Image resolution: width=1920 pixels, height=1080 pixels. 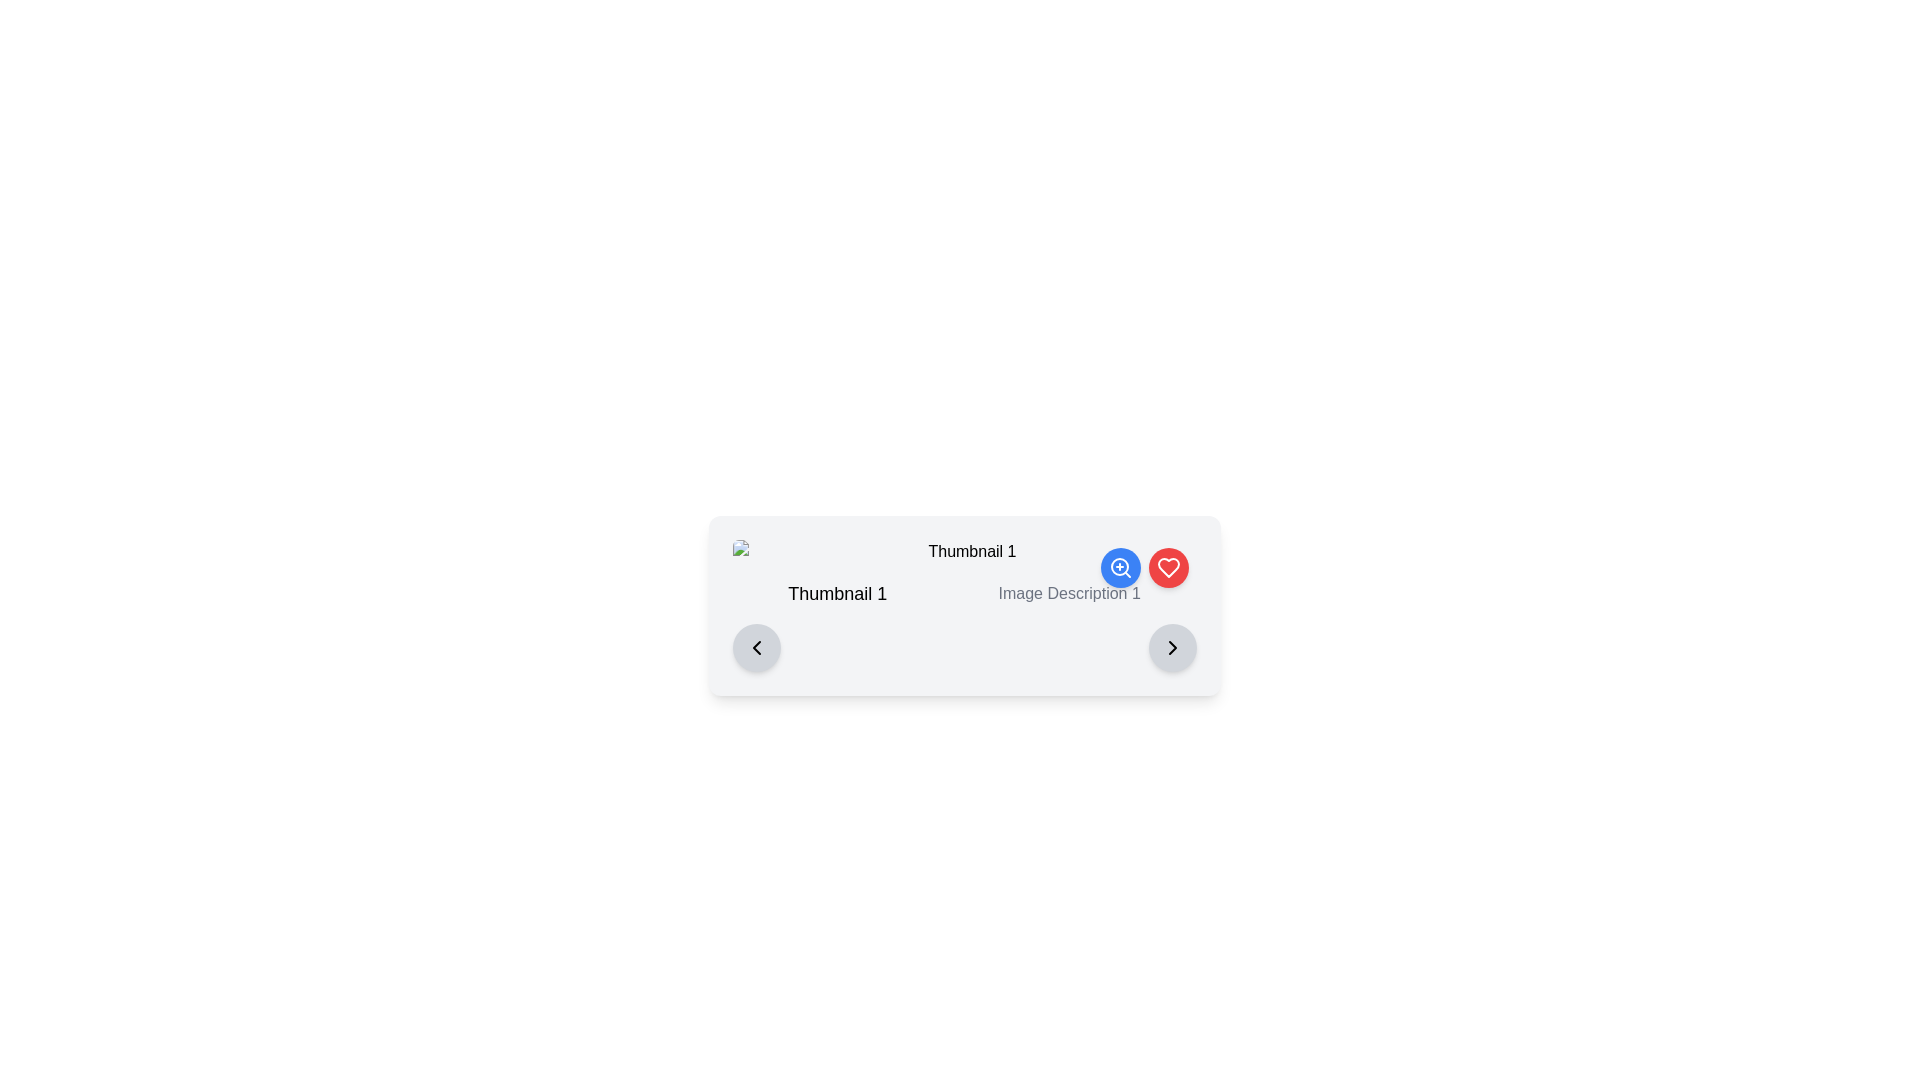 I want to click on the circular navigation button with a left-facing chevron icon, so click(x=755, y=648).